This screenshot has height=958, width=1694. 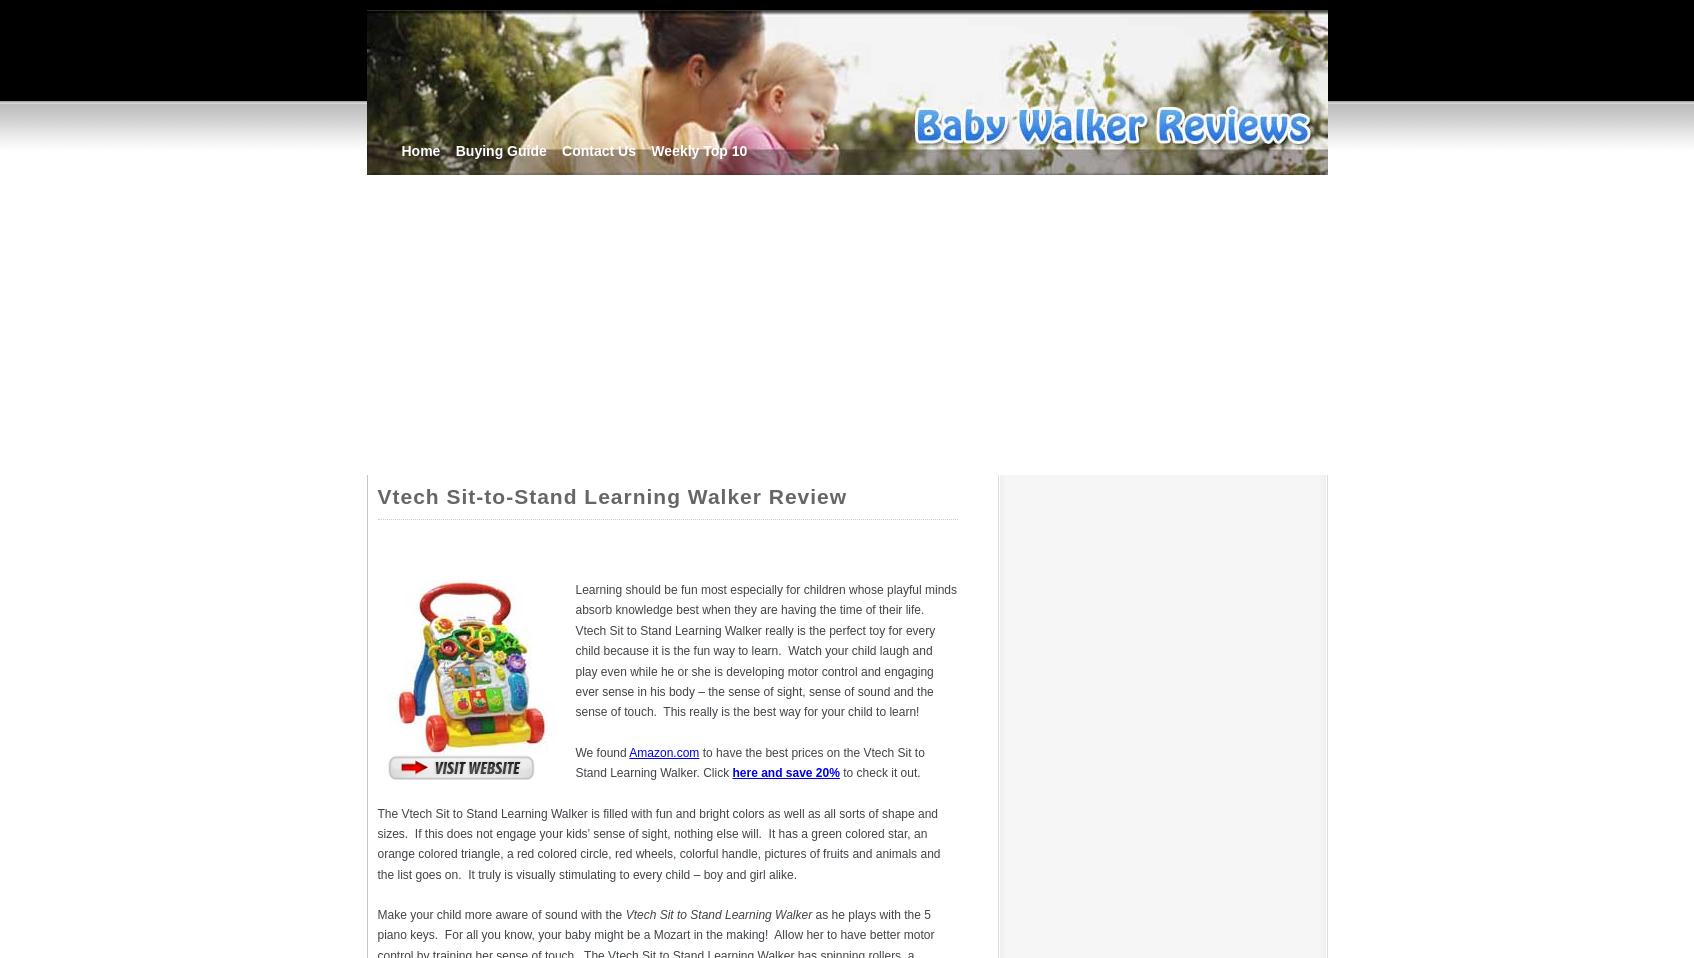 What do you see at coordinates (842, 773) in the screenshot?
I see `'to check it out.'` at bounding box center [842, 773].